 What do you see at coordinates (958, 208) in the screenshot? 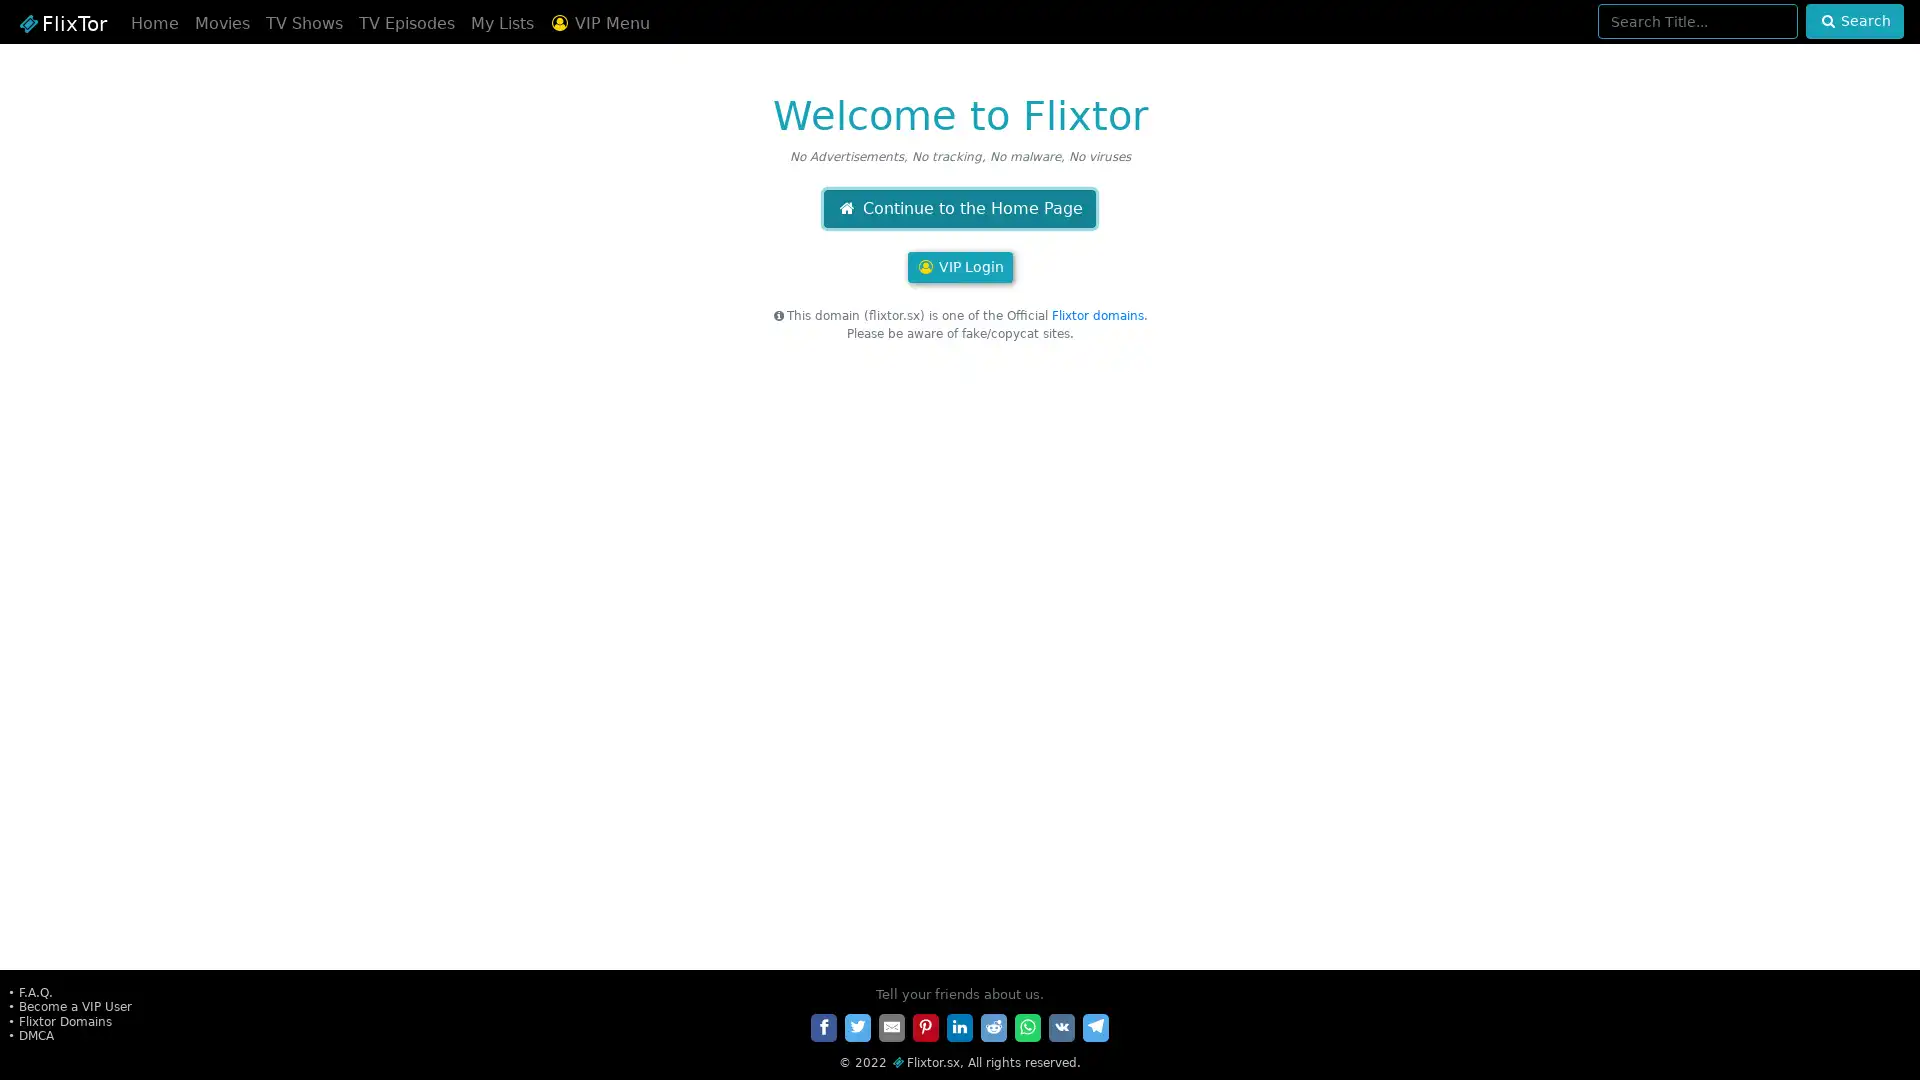
I see `Continue to the Home Page` at bounding box center [958, 208].